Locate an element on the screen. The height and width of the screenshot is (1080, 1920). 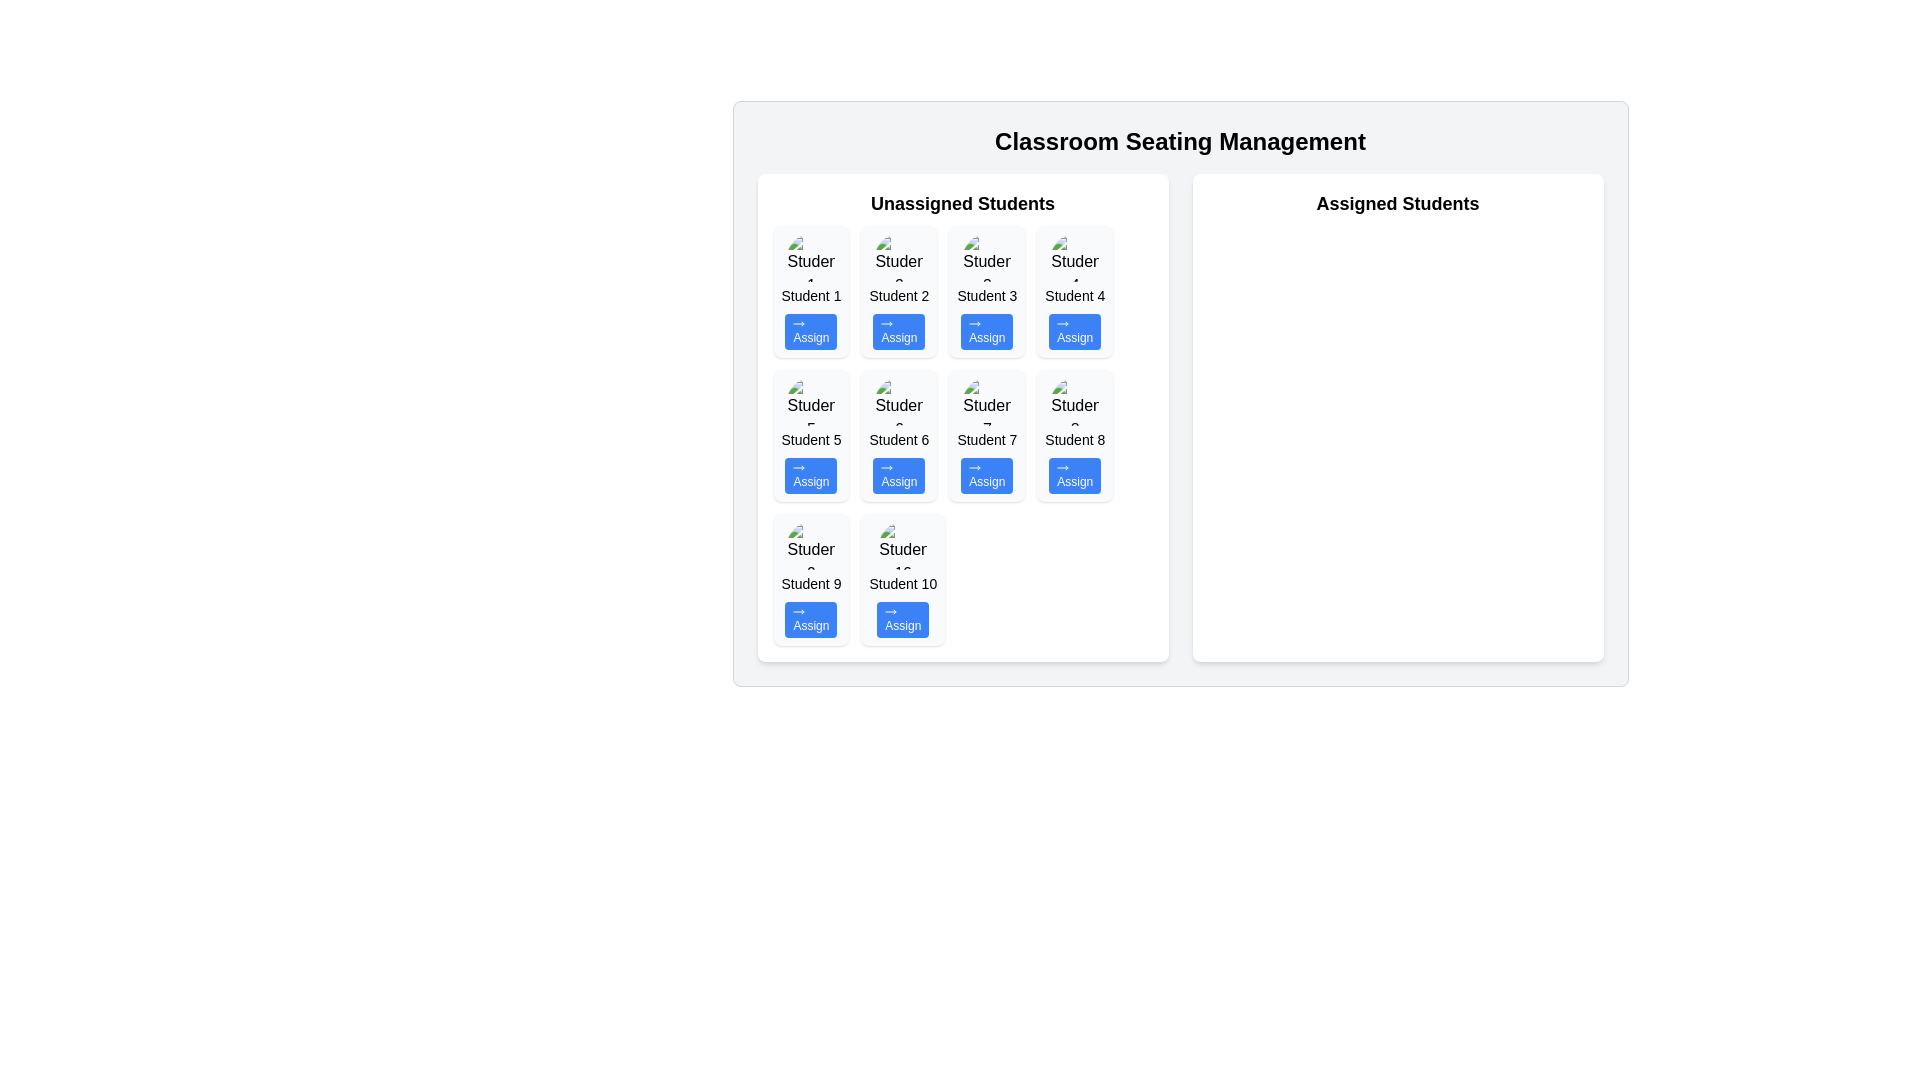
the circular avatar image displaying 'Stu 5' at the top of the card titled 'Student 5' in the second row, first column of the grid under 'Unassigned Students' to focus on it is located at coordinates (811, 401).